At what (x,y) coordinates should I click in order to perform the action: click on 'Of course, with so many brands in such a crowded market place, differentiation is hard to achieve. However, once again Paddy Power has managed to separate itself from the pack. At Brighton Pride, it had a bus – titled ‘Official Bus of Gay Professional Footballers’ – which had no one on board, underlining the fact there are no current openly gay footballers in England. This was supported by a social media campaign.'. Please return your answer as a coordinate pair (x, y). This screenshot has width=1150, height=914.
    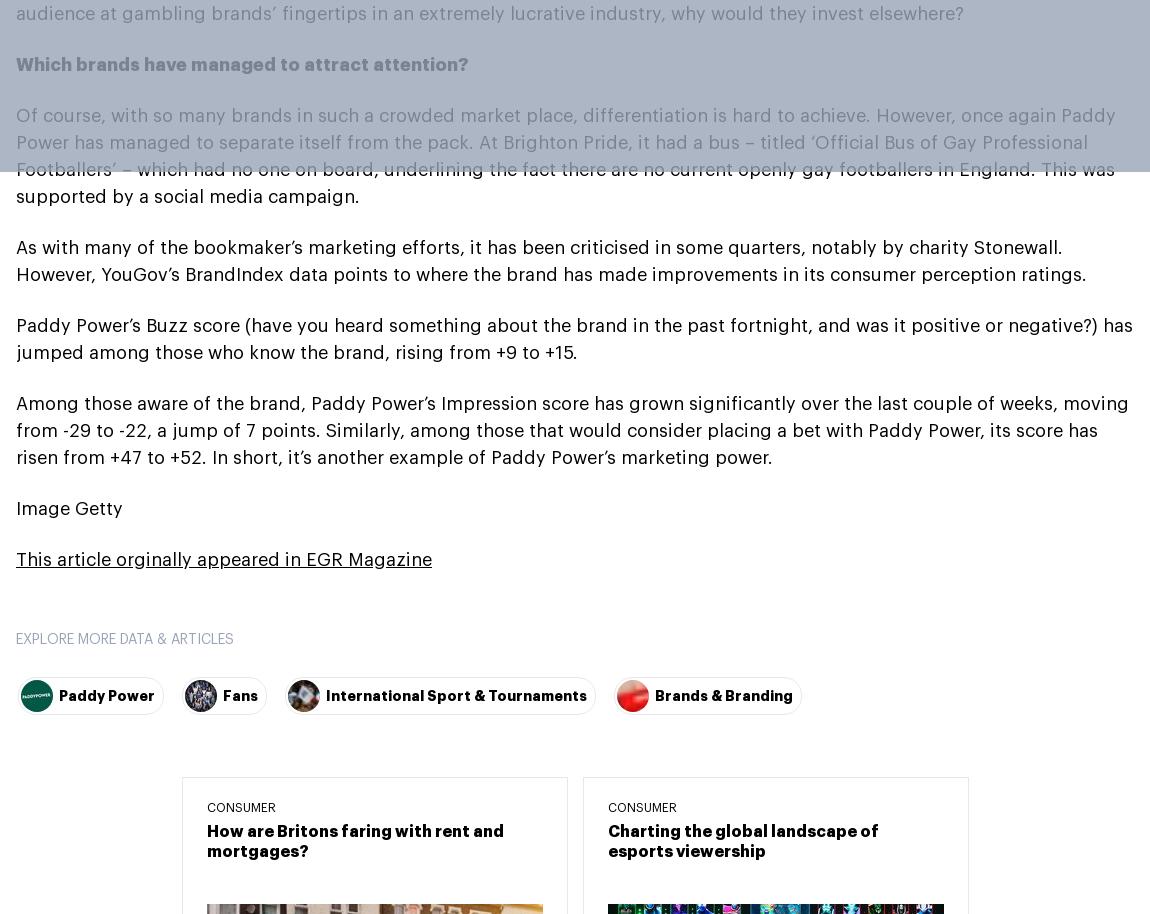
    Looking at the image, I should click on (566, 154).